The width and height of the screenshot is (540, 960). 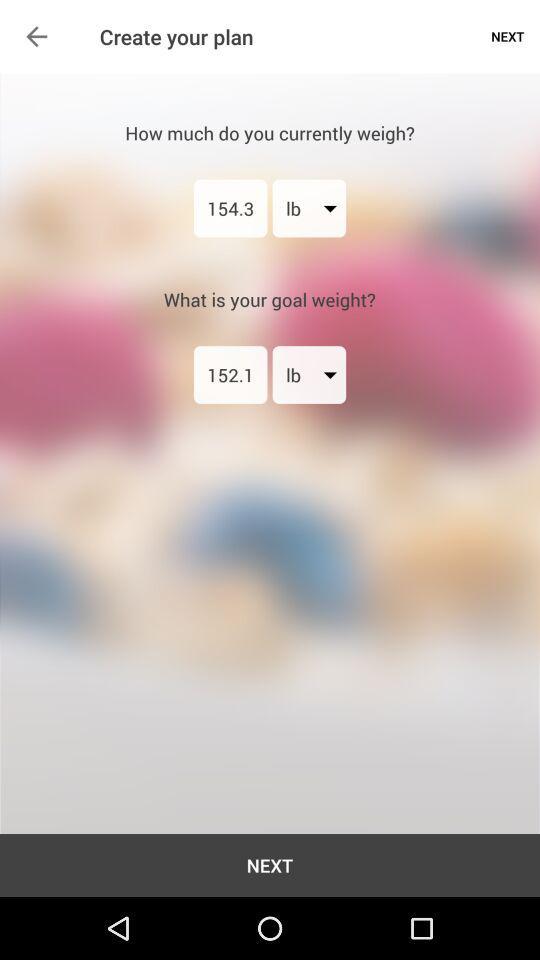 I want to click on the icon above next item, so click(x=229, y=373).